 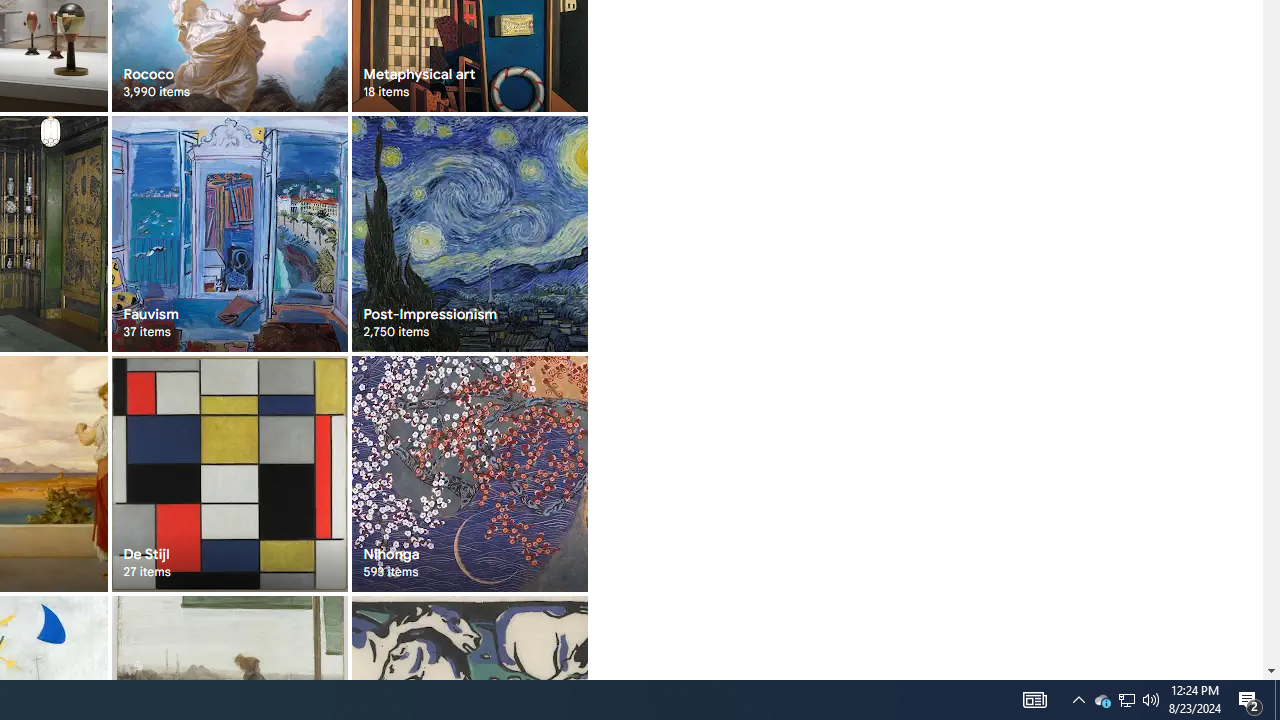 I want to click on 'Nihonga 593 items', so click(x=468, y=473).